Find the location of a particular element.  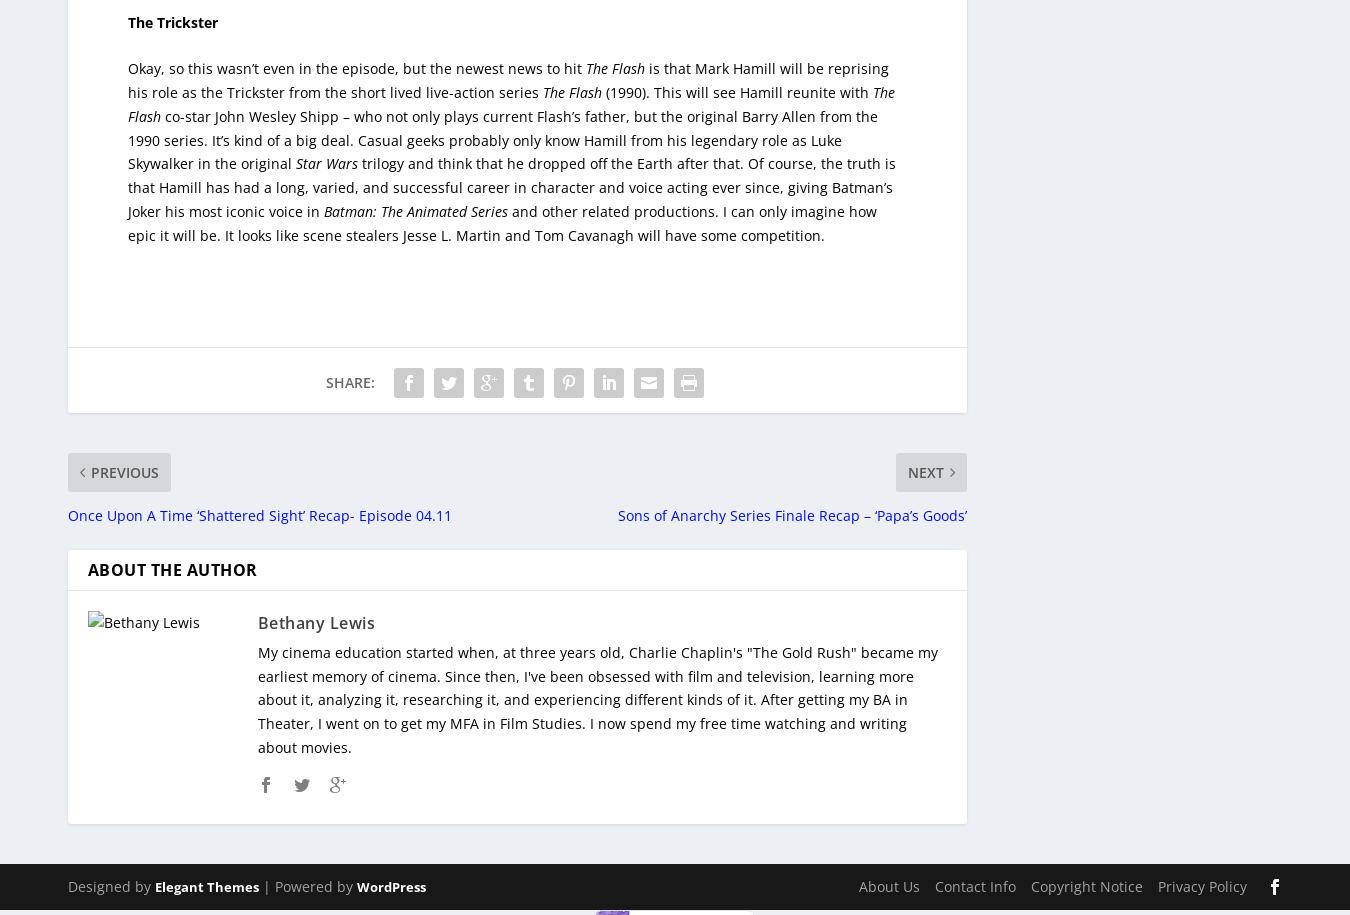

'About The Author' is located at coordinates (171, 556).